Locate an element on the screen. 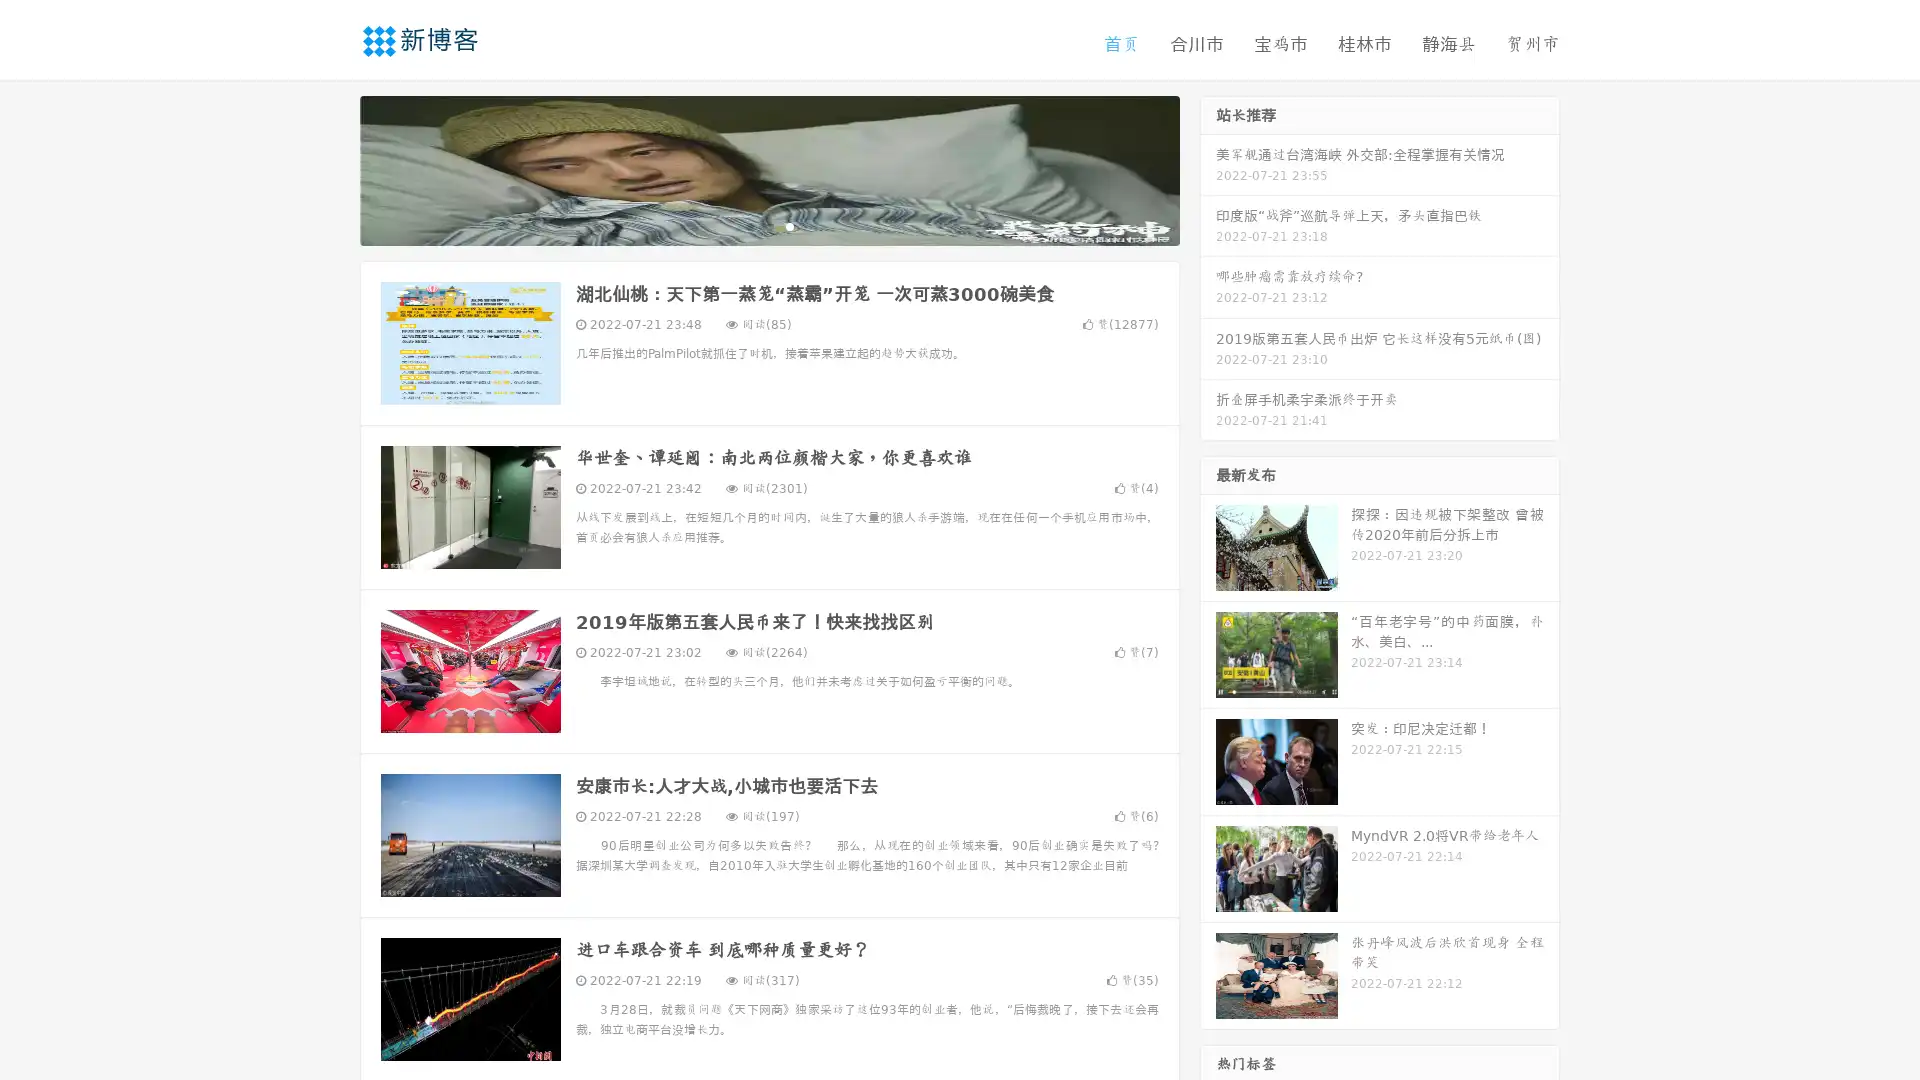  Go to slide 1 is located at coordinates (748, 225).